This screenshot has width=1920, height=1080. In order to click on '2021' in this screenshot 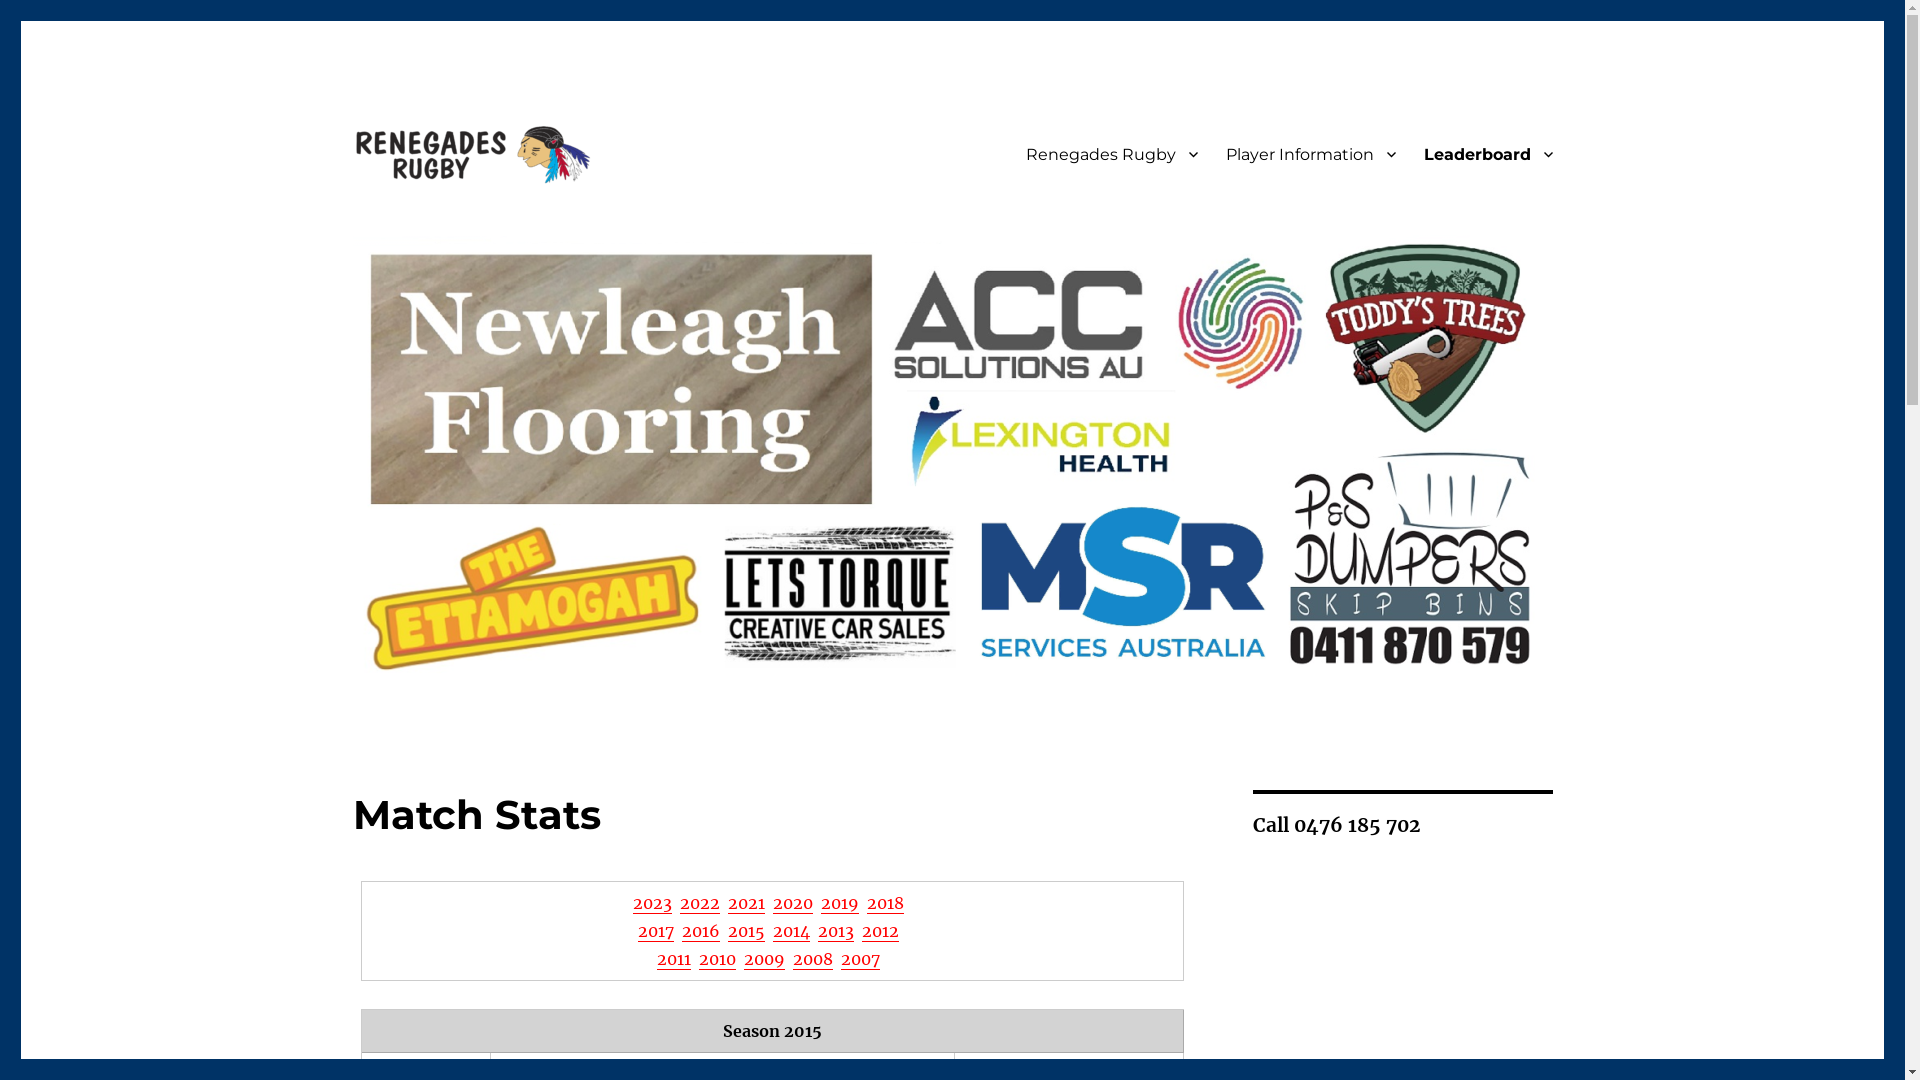, I will do `click(745, 902)`.